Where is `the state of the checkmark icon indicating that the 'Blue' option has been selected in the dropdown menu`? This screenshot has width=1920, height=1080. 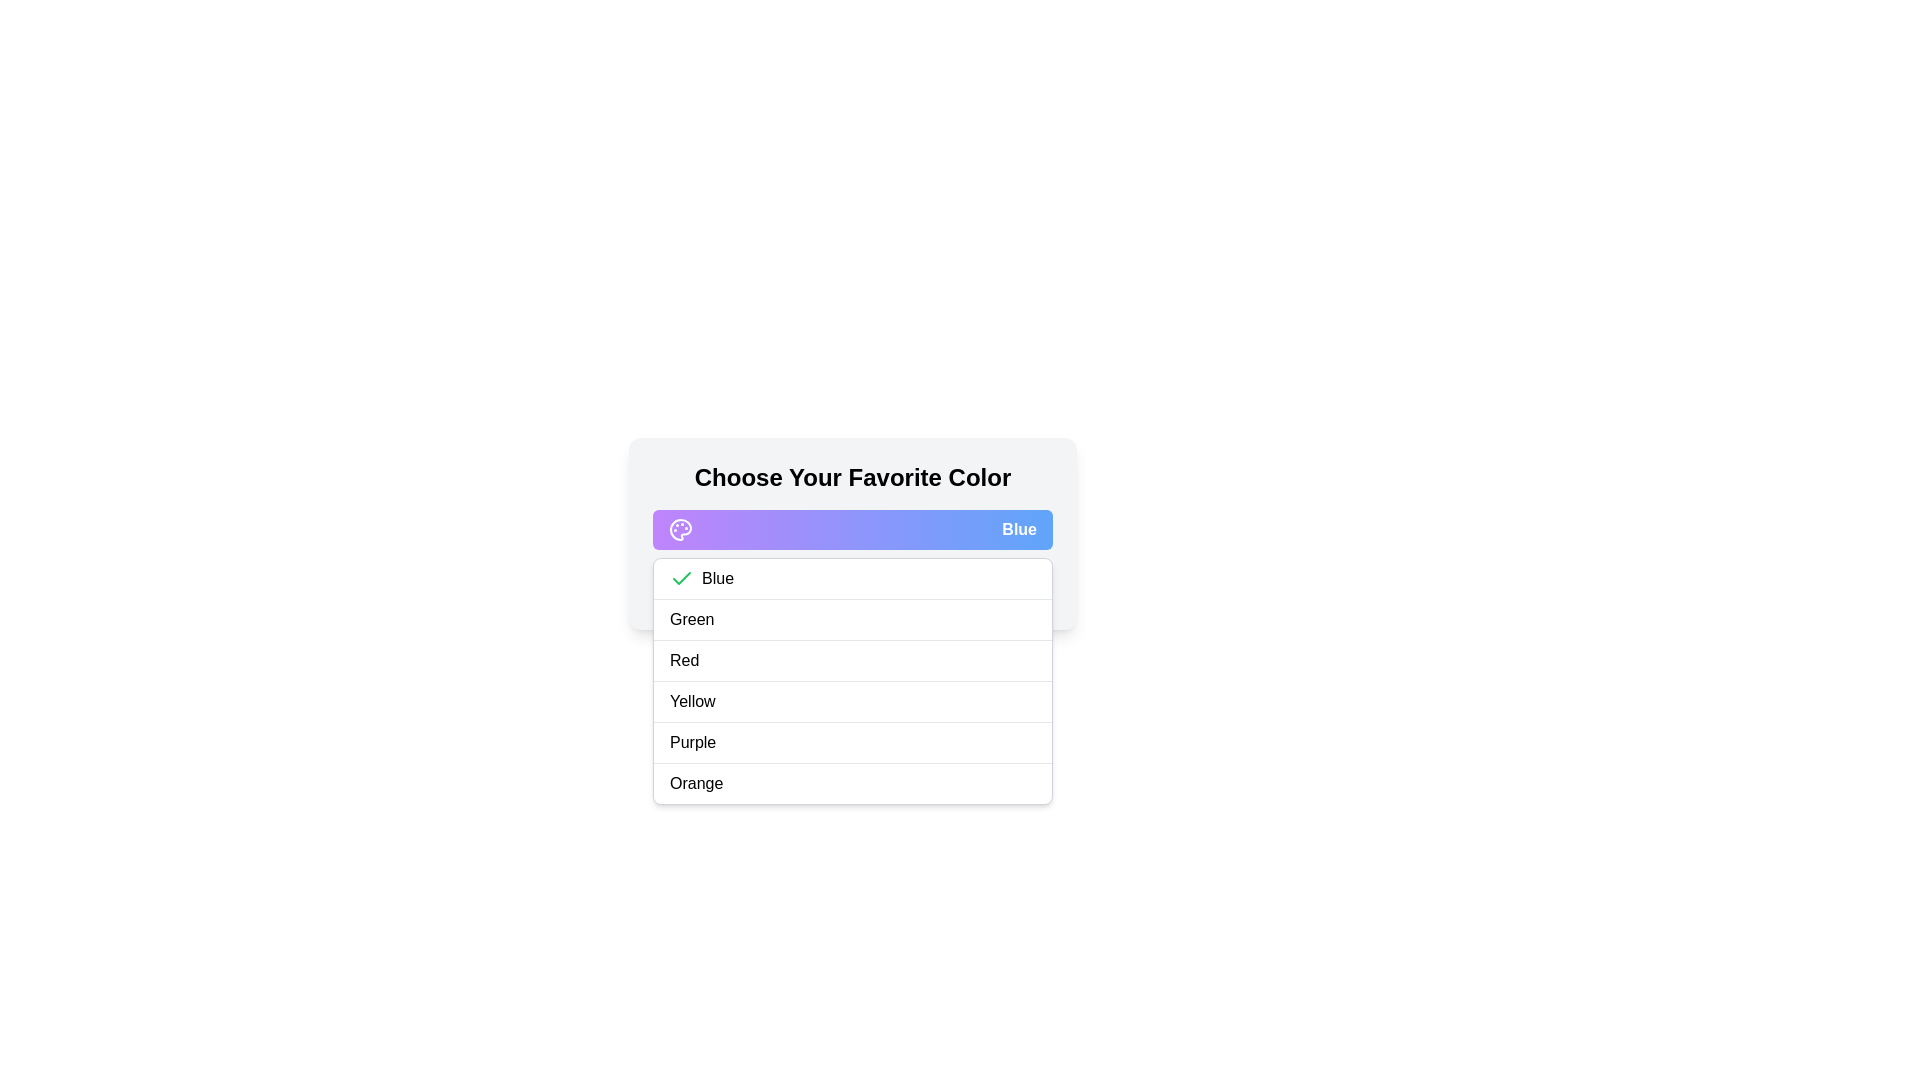 the state of the checkmark icon indicating that the 'Blue' option has been selected in the dropdown menu is located at coordinates (681, 578).